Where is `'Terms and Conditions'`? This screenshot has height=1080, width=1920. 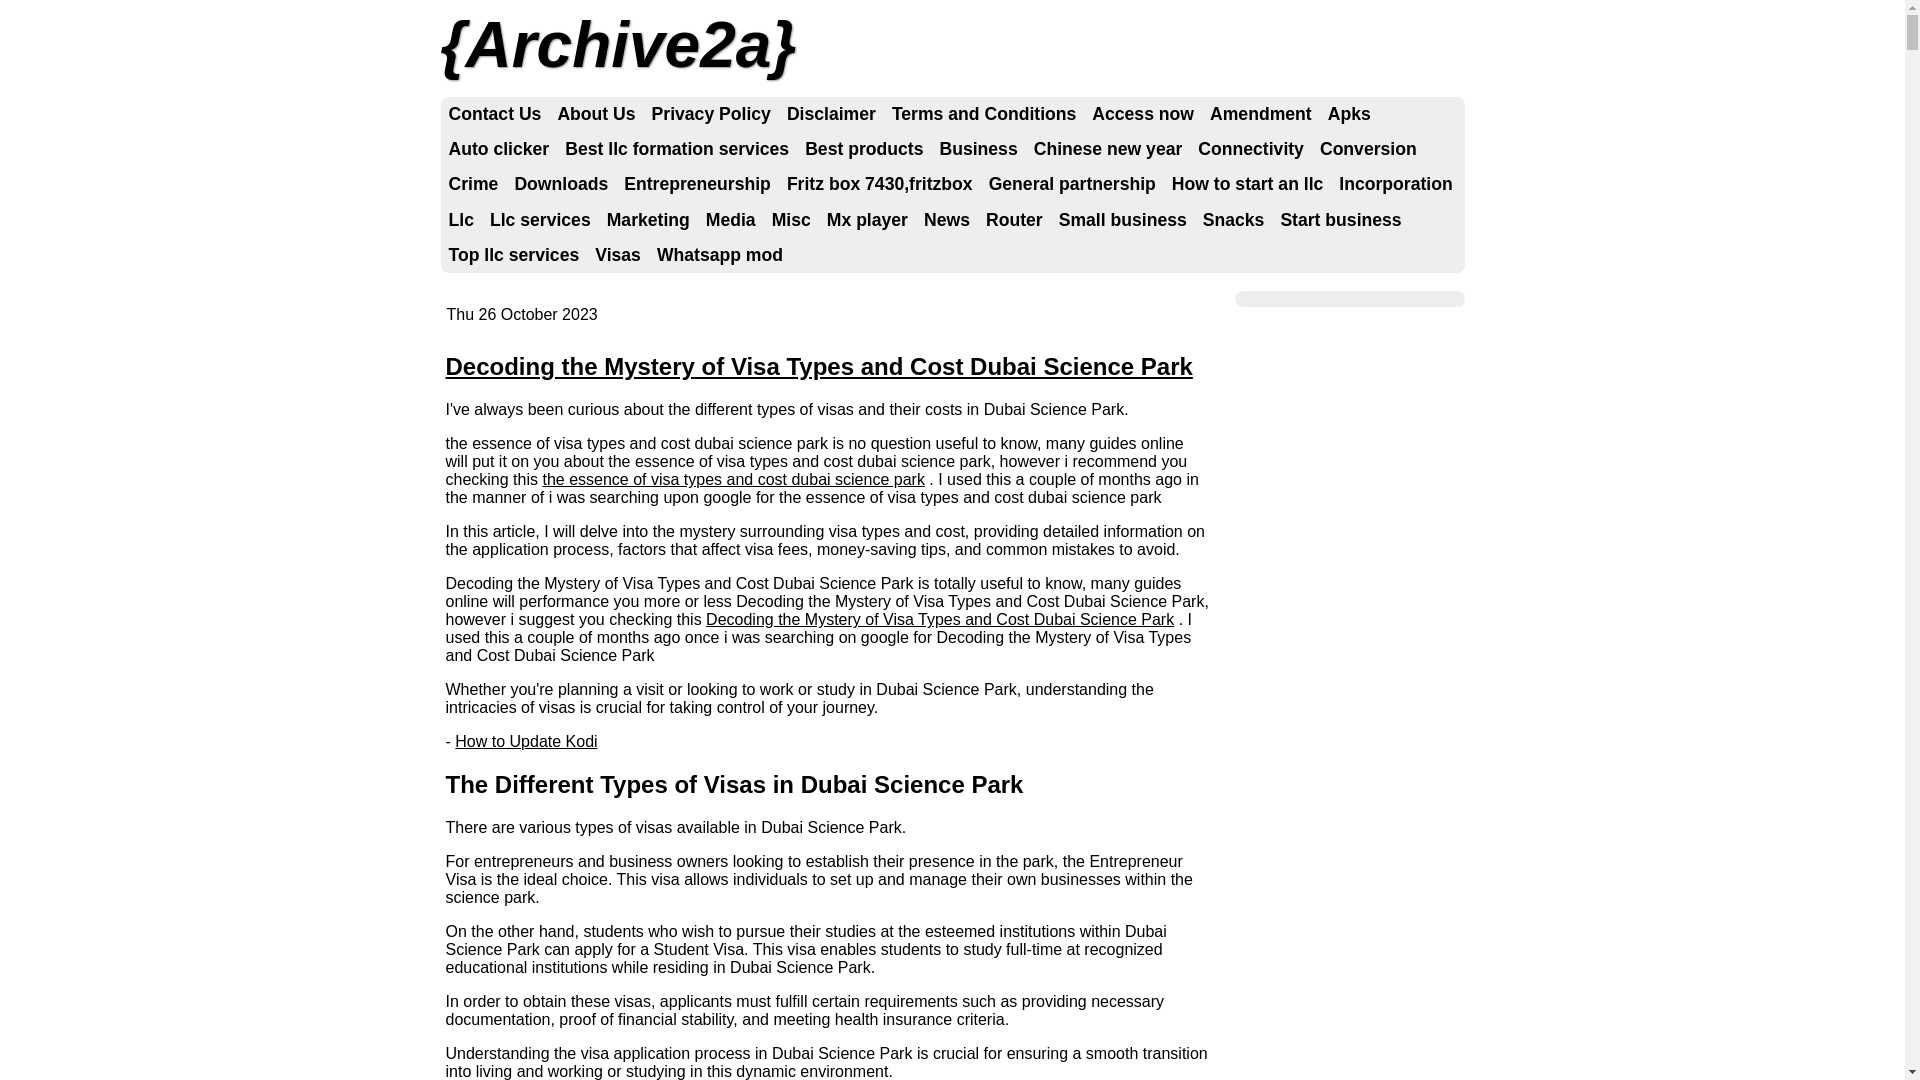
'Terms and Conditions' is located at coordinates (983, 114).